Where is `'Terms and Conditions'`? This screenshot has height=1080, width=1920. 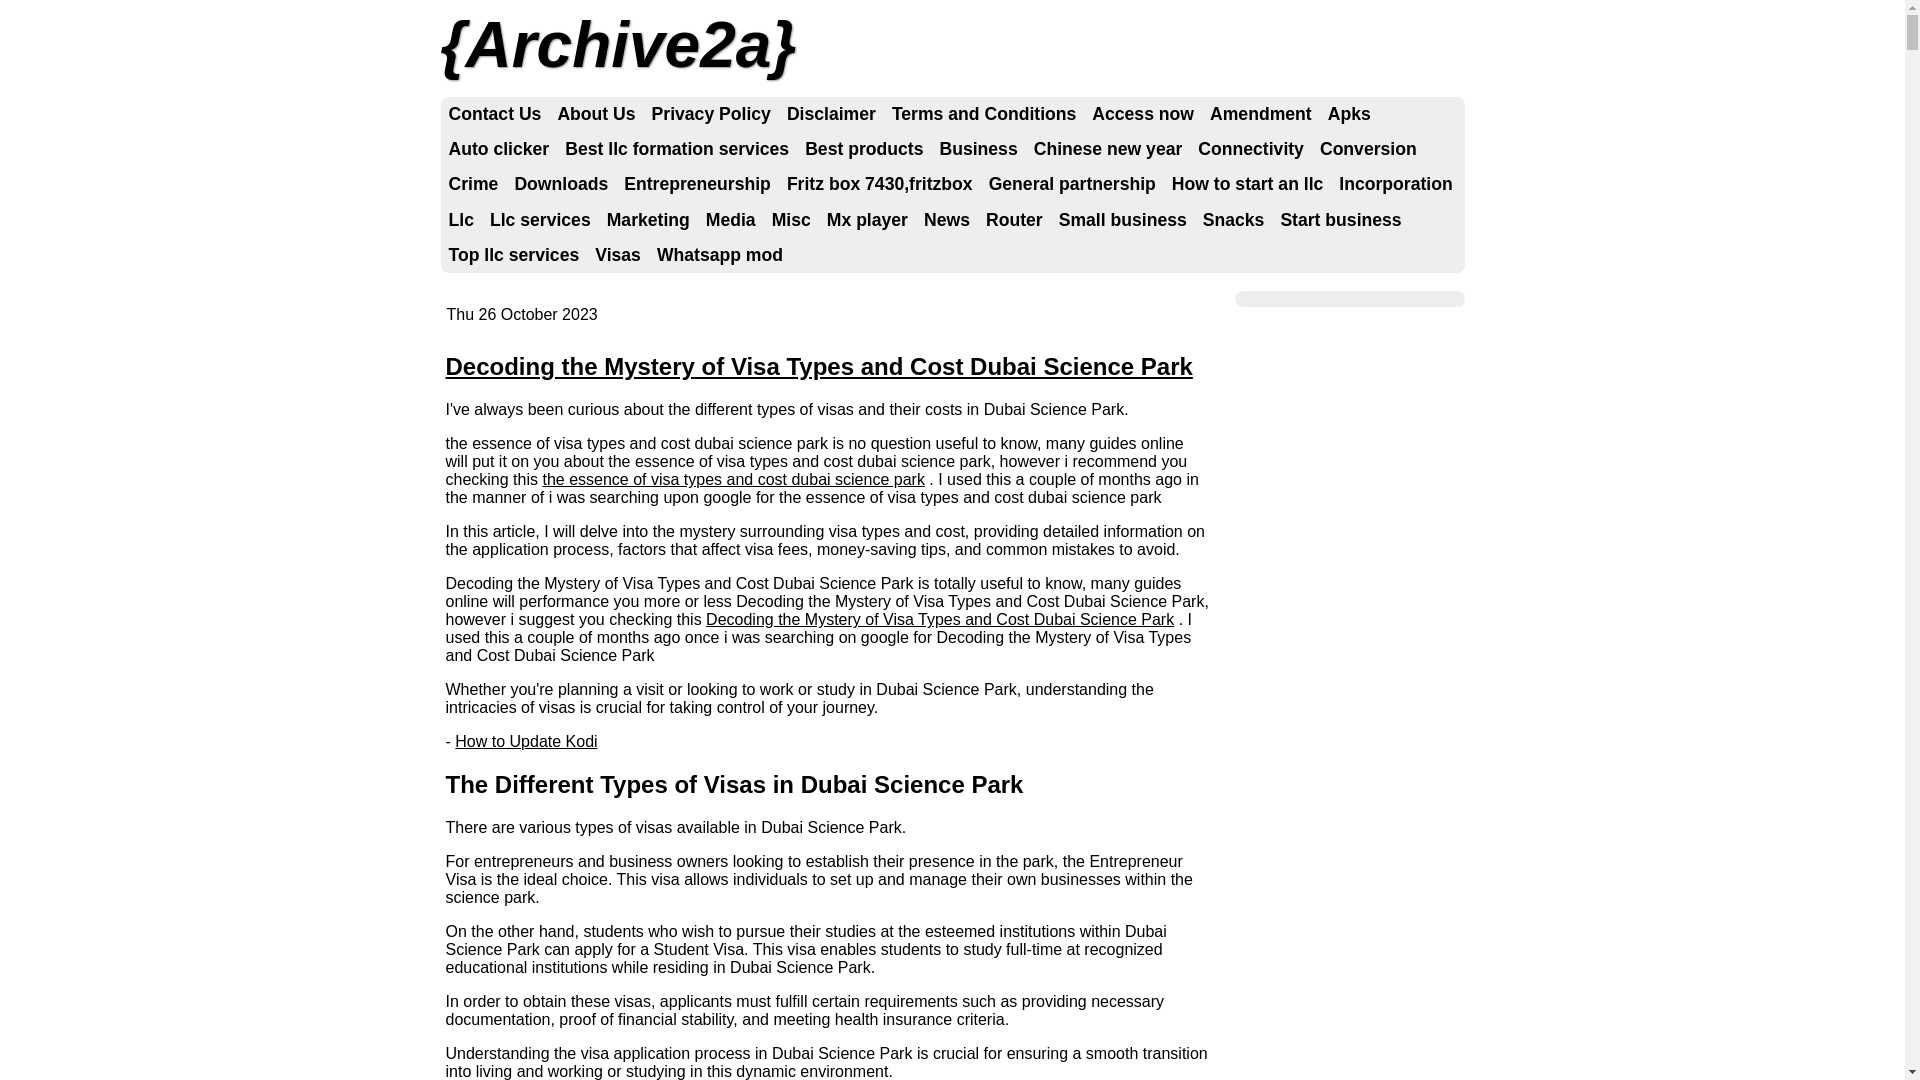
'Terms and Conditions' is located at coordinates (983, 114).